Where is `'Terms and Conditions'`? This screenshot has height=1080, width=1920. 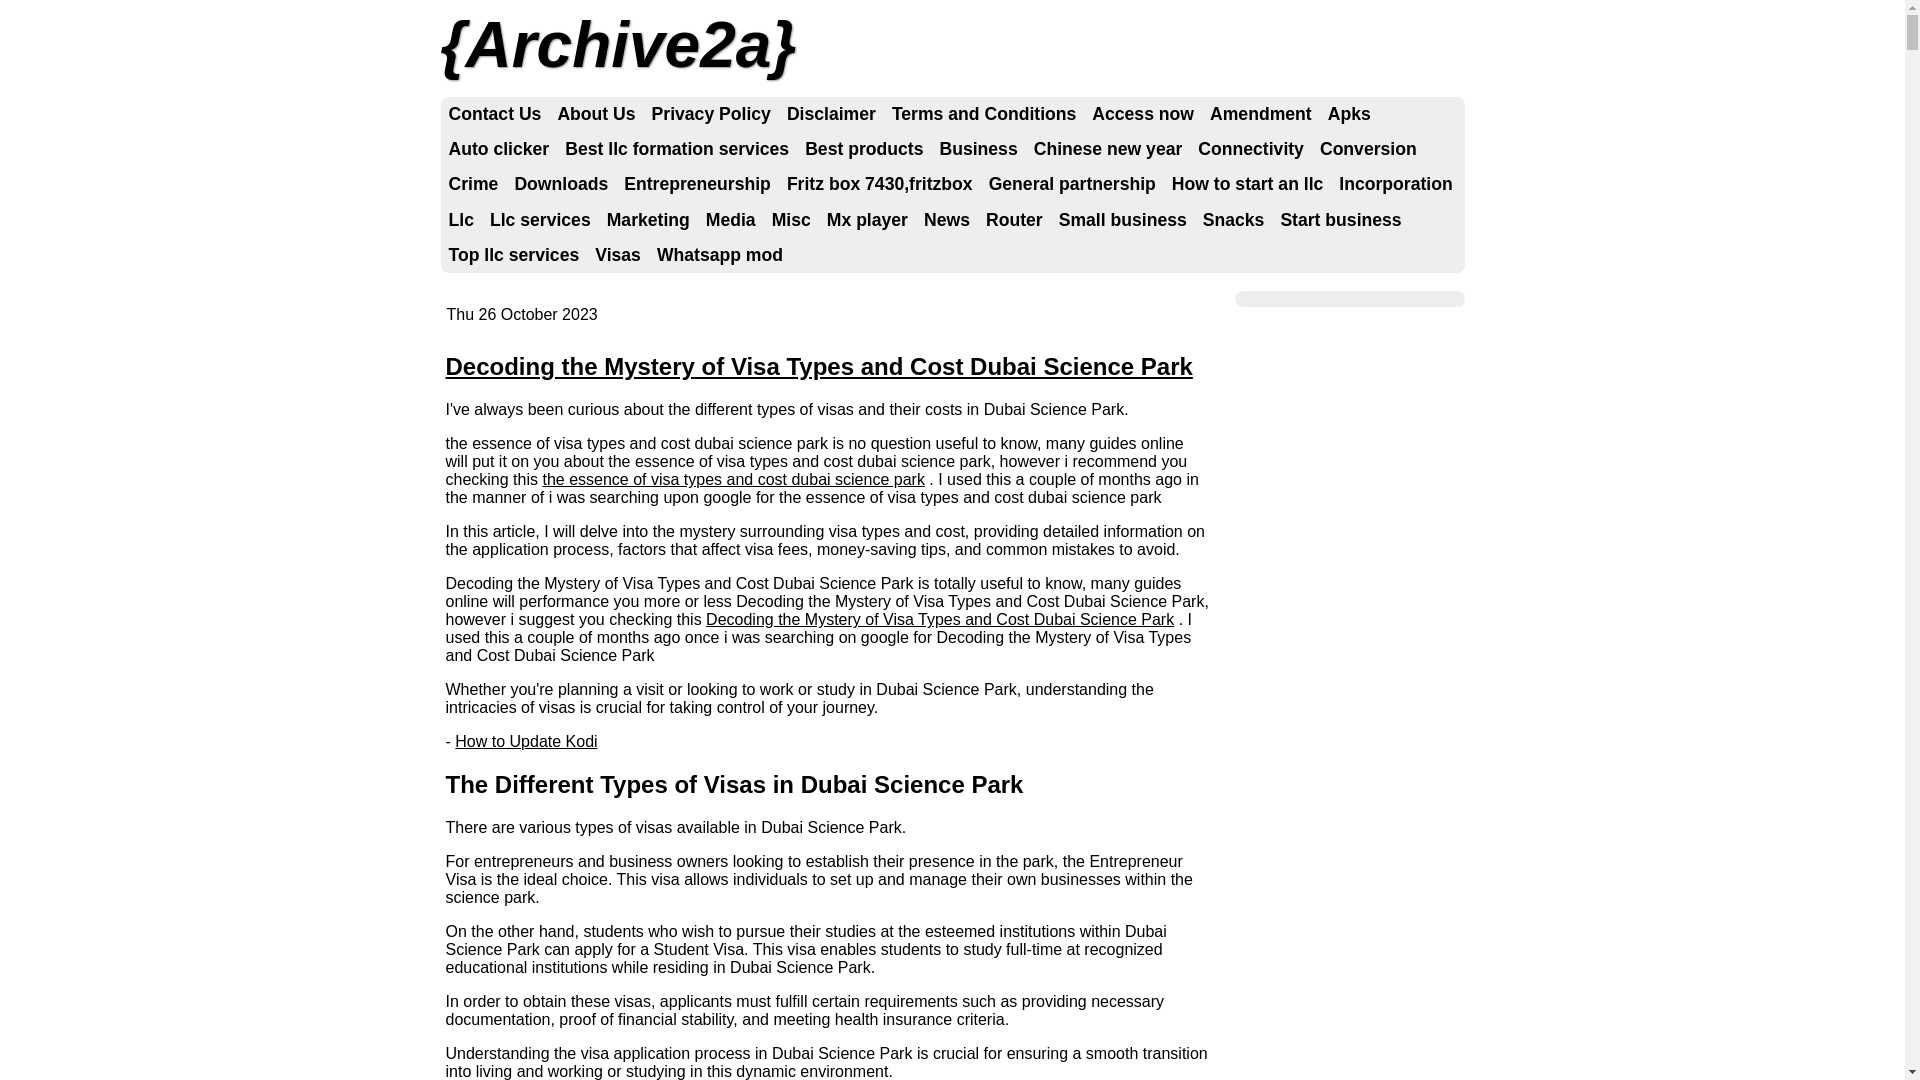
'Terms and Conditions' is located at coordinates (983, 114).